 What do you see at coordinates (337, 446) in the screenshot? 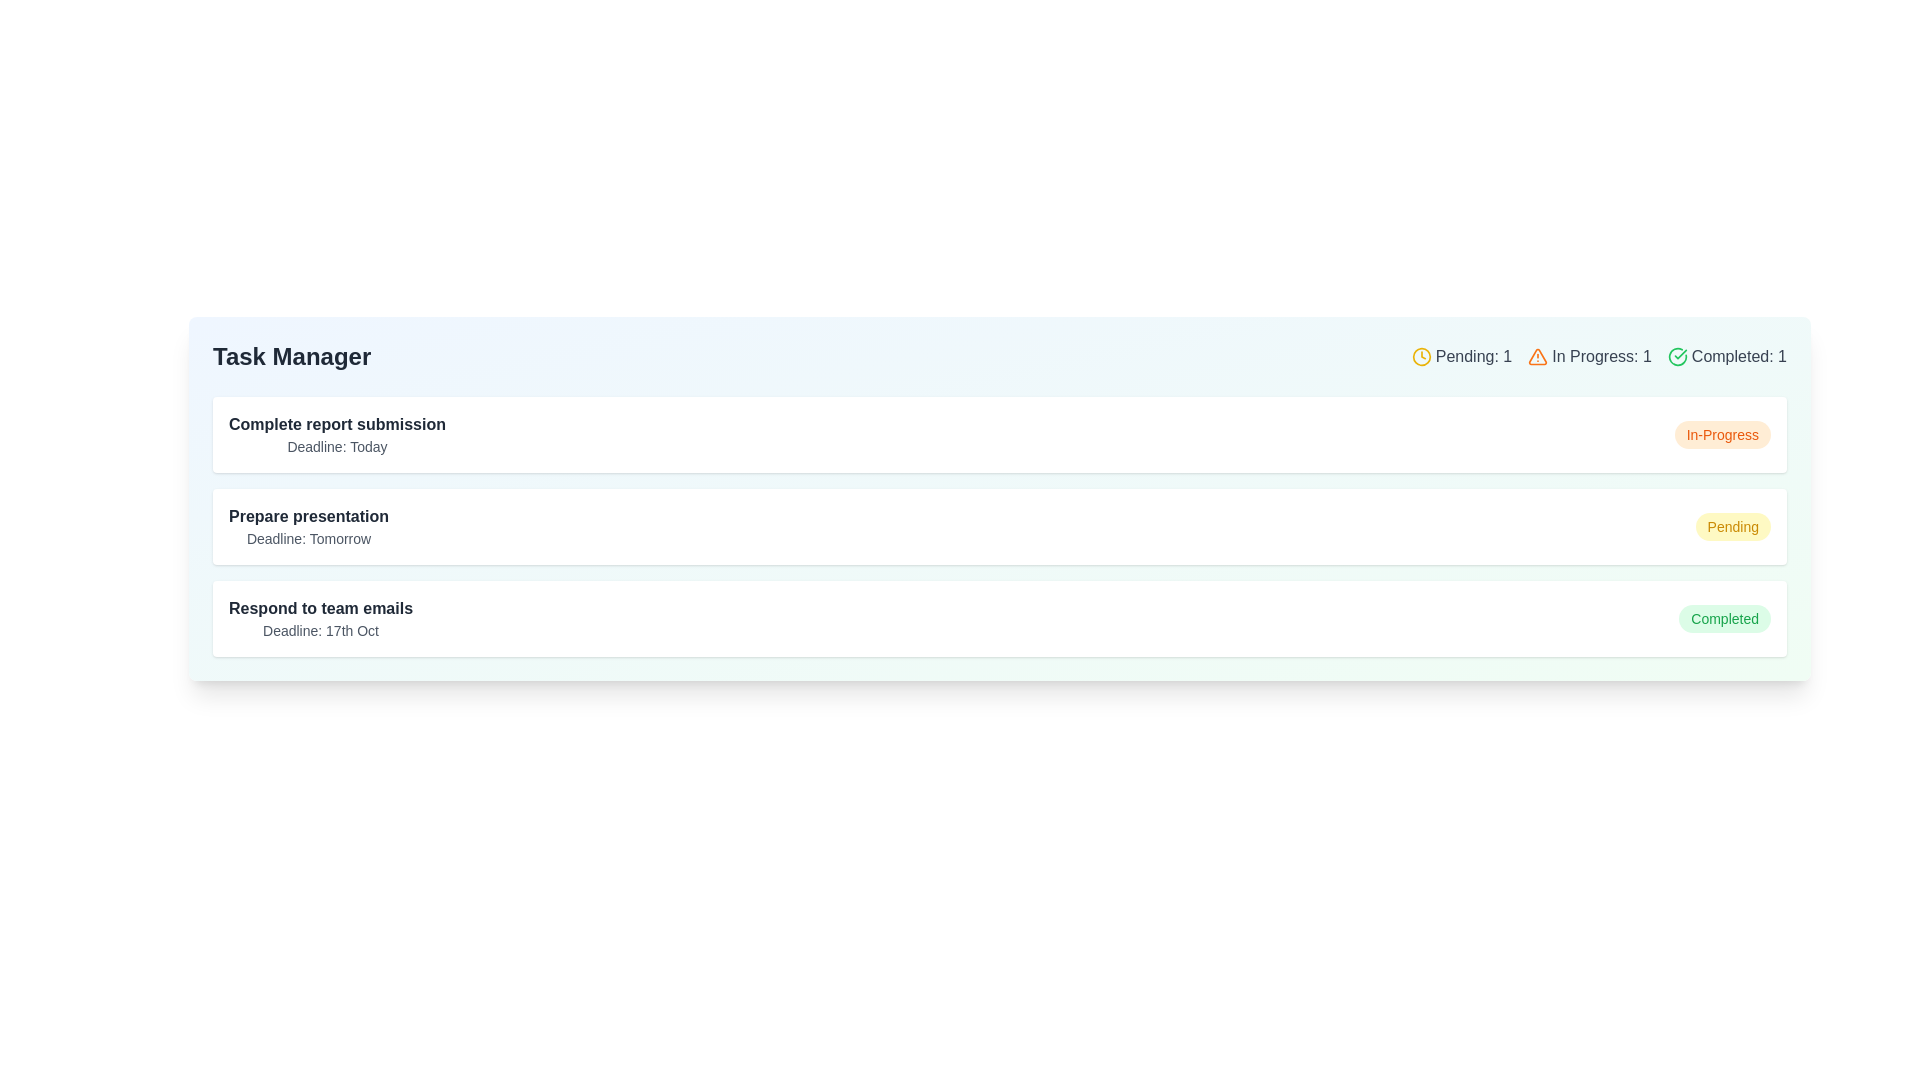
I see `the text label displaying 'Deadline: Today', which is a small, gray-colored font positioned beneath the main text 'Complete report submission'` at bounding box center [337, 446].